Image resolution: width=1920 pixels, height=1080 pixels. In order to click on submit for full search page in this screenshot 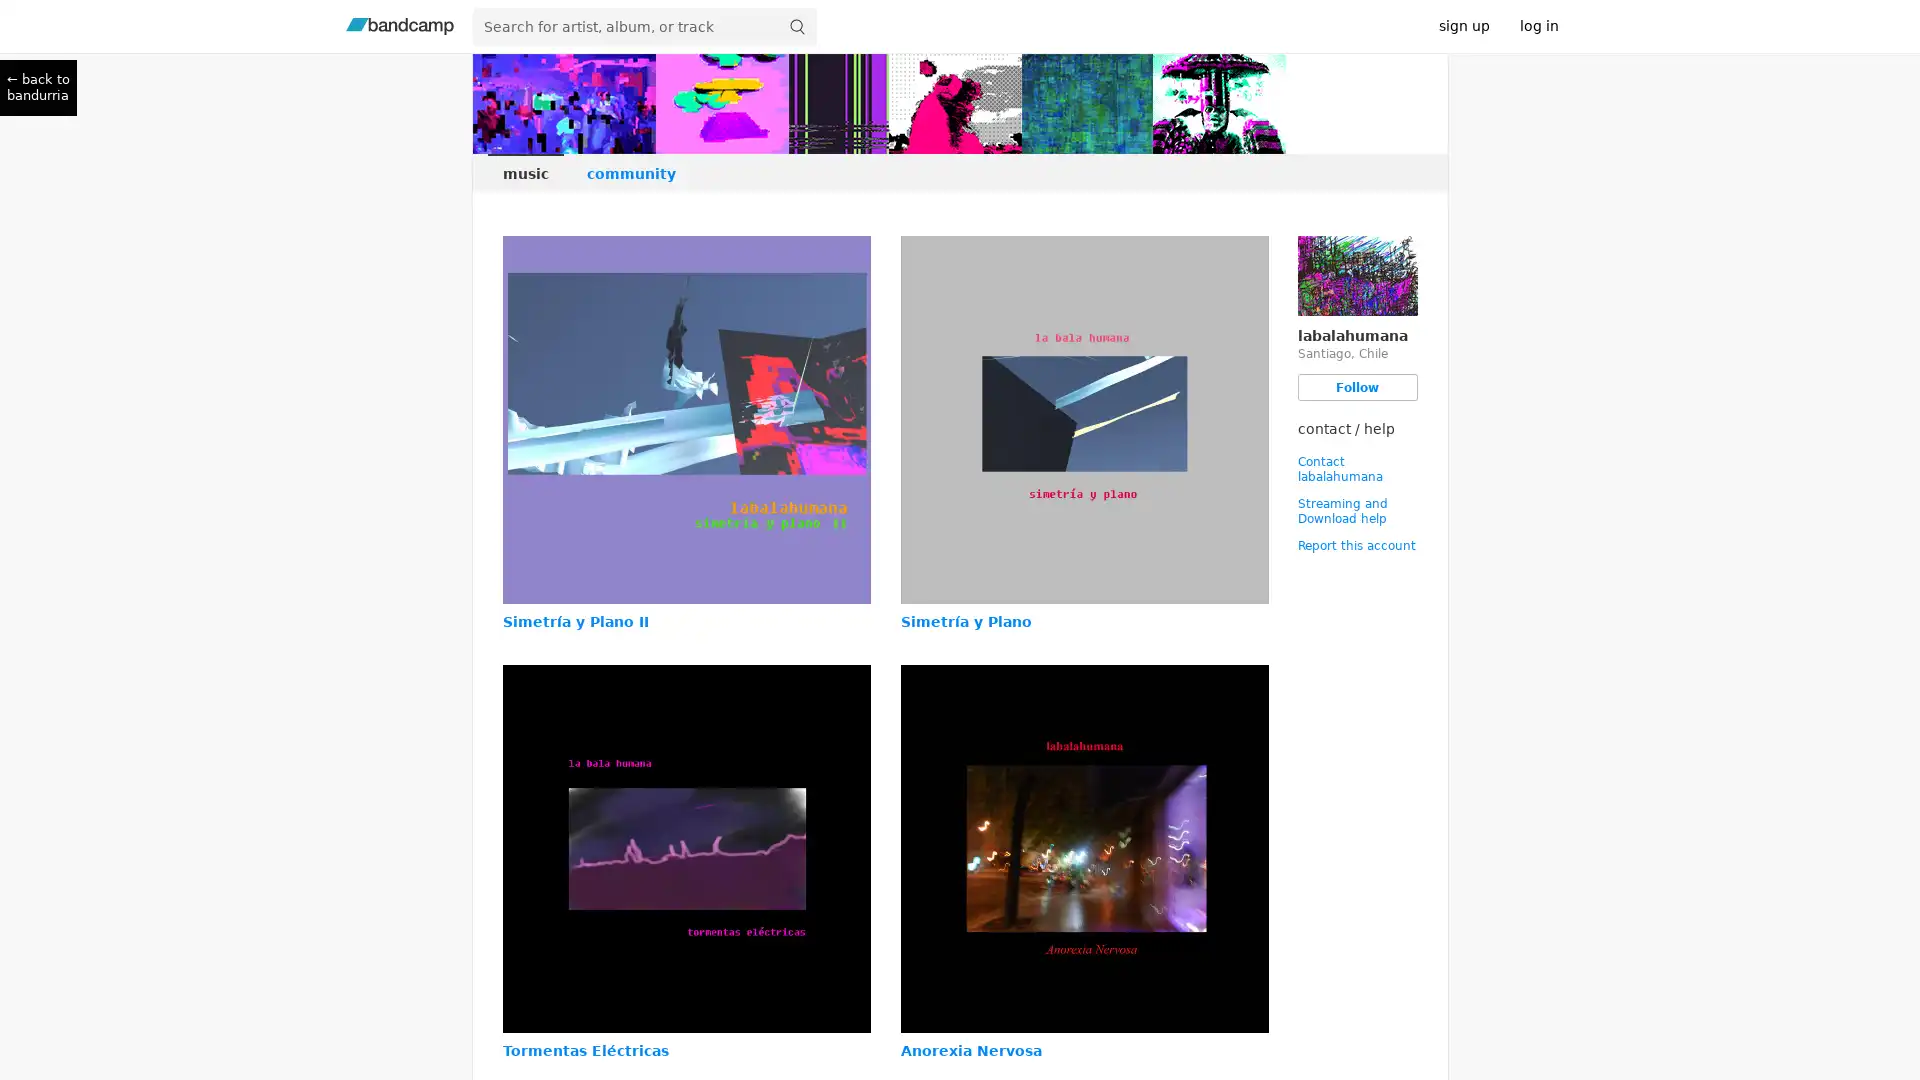, I will do `click(795, 26)`.